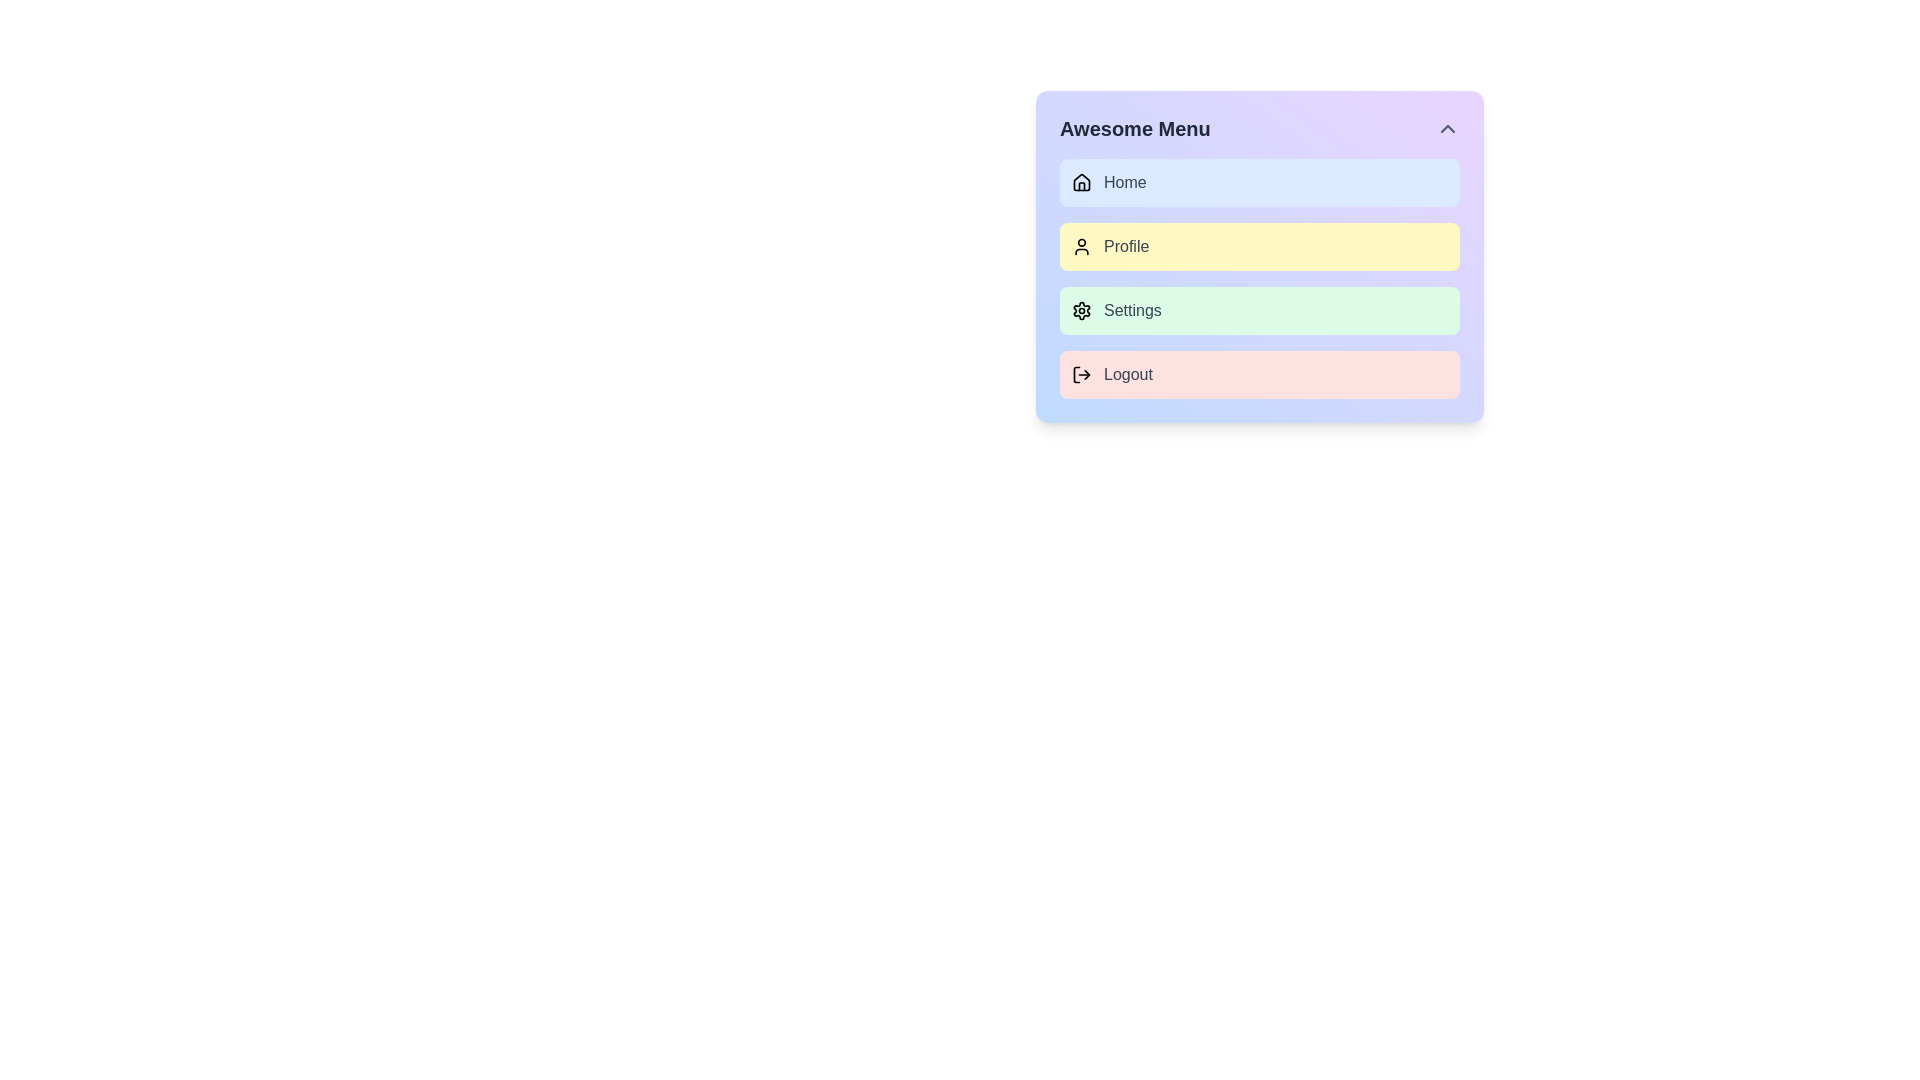  Describe the element at coordinates (1080, 182) in the screenshot. I see `the house icon located in the 'Home' menu option of the 'Awesome Menu' dropdown` at that location.